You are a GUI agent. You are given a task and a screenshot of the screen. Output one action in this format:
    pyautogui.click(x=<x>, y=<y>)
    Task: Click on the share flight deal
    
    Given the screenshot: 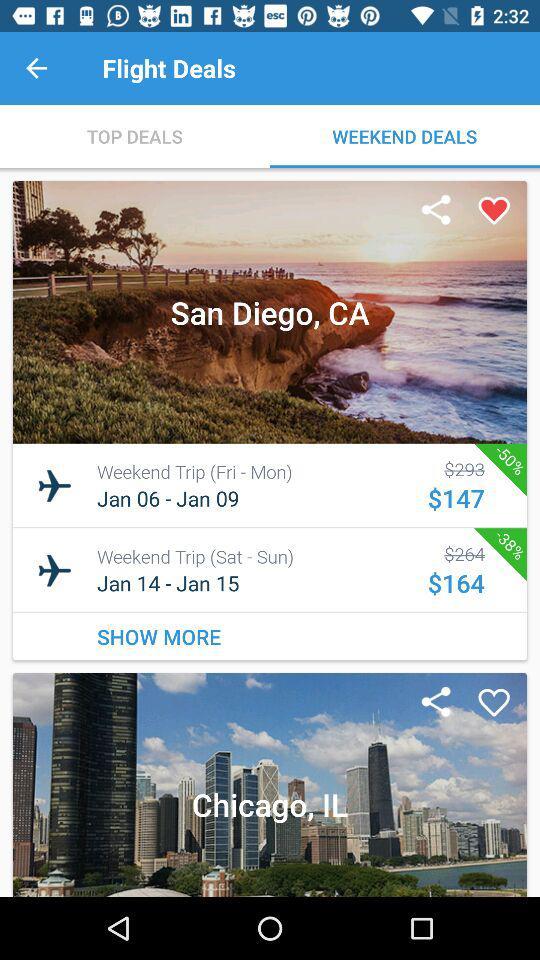 What is the action you would take?
    pyautogui.click(x=435, y=211)
    